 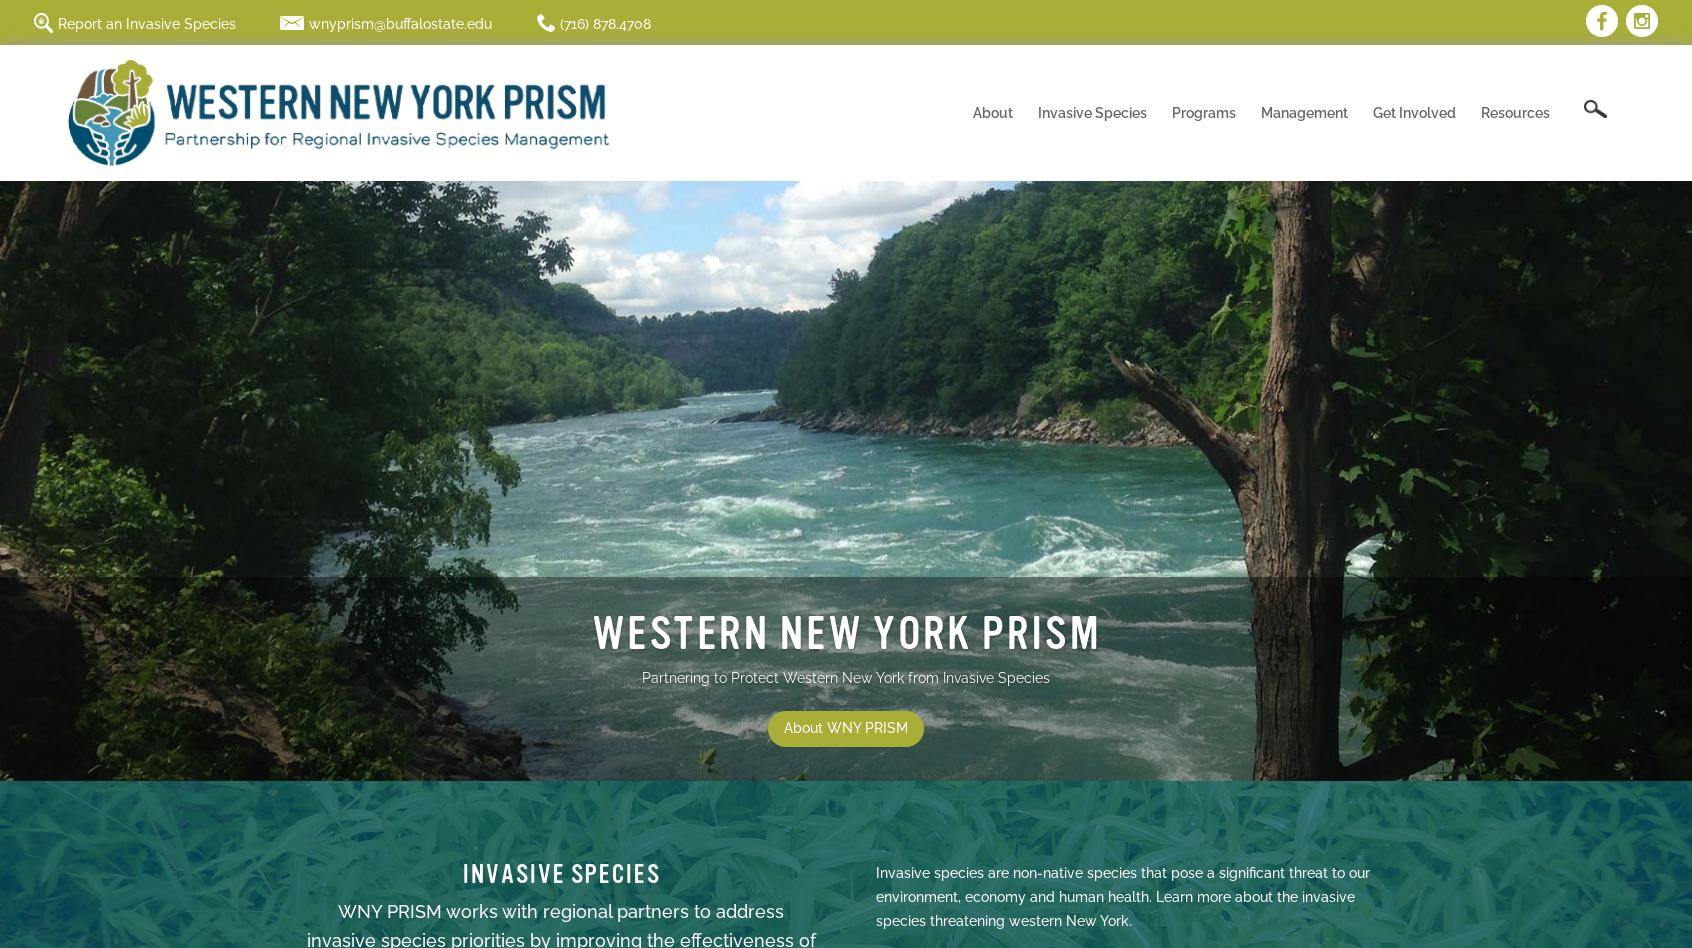 What do you see at coordinates (1091, 111) in the screenshot?
I see `'Invasive Species'` at bounding box center [1091, 111].